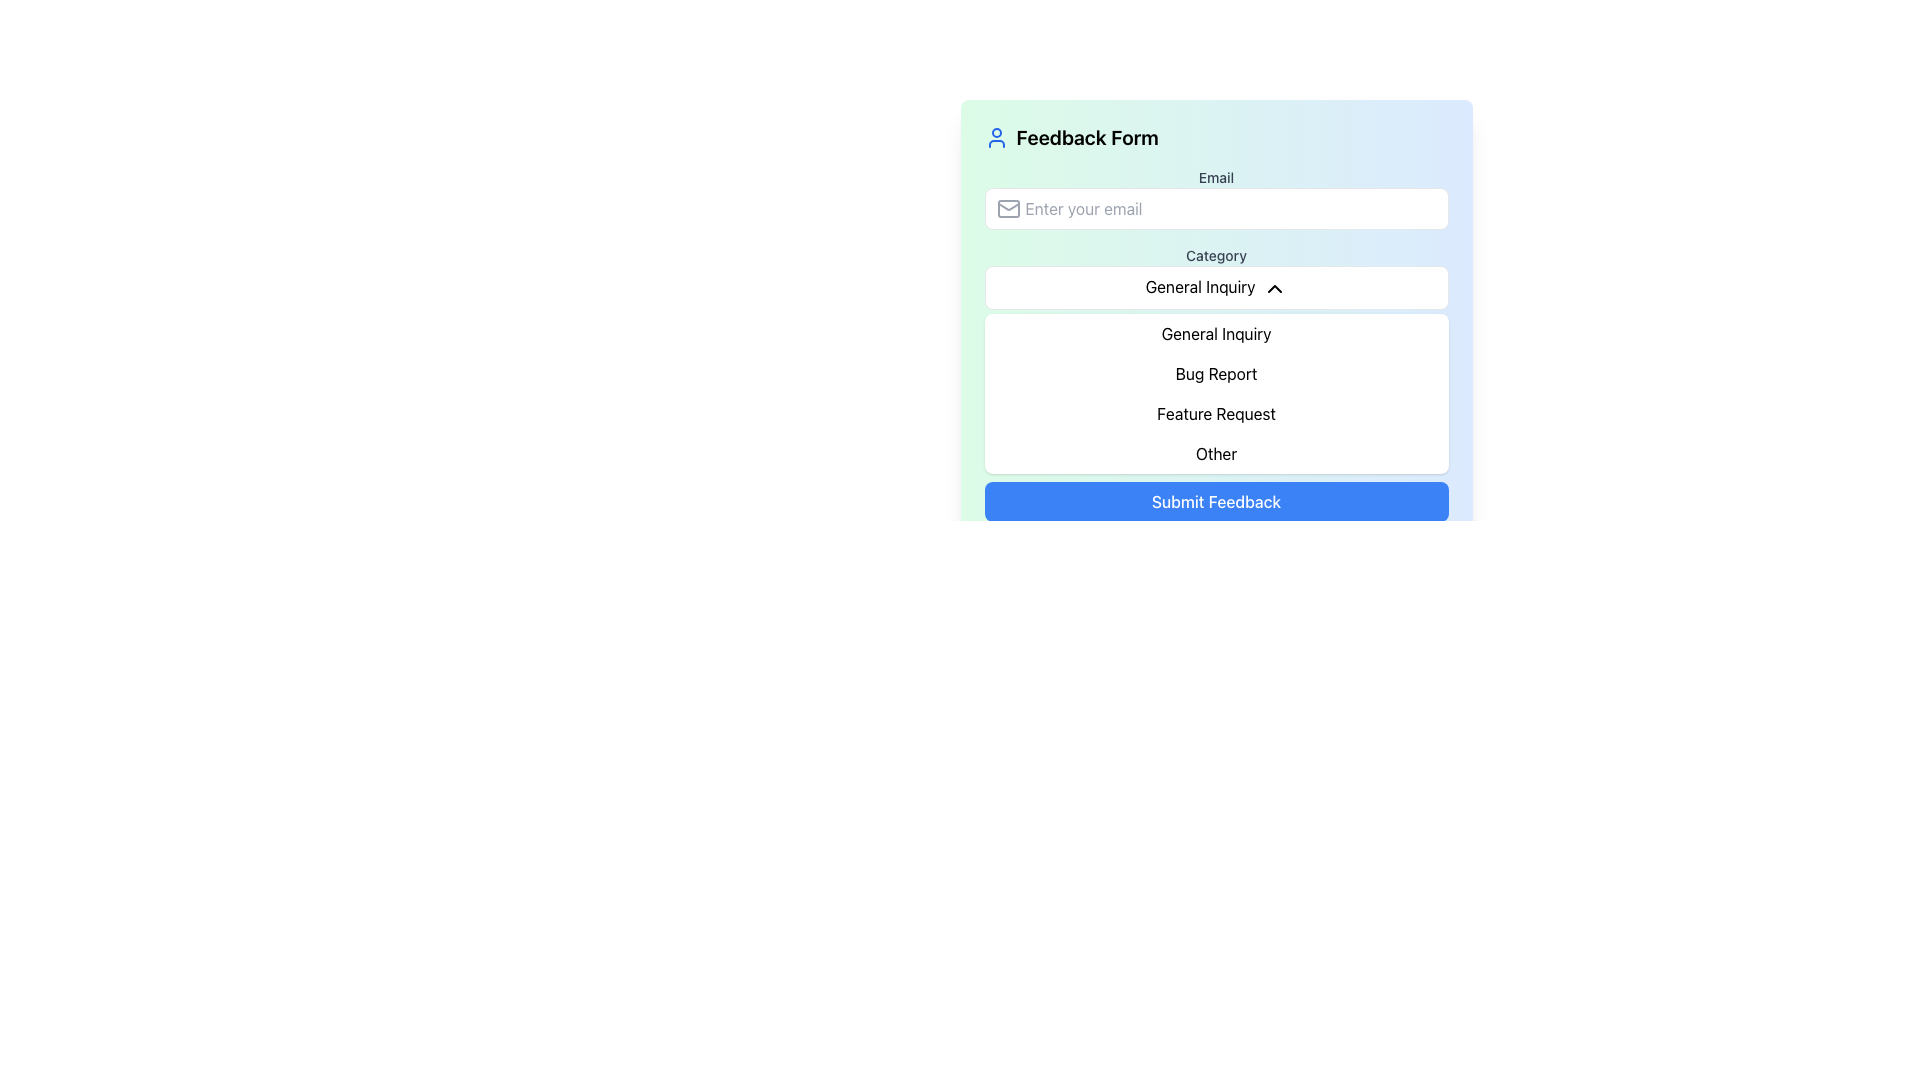 The height and width of the screenshot is (1080, 1920). Describe the element at coordinates (996, 137) in the screenshot. I see `the user silhouette icon, which is bright blue and located to the left of the 'Feedback Form' text at the top of the feedback interface` at that location.